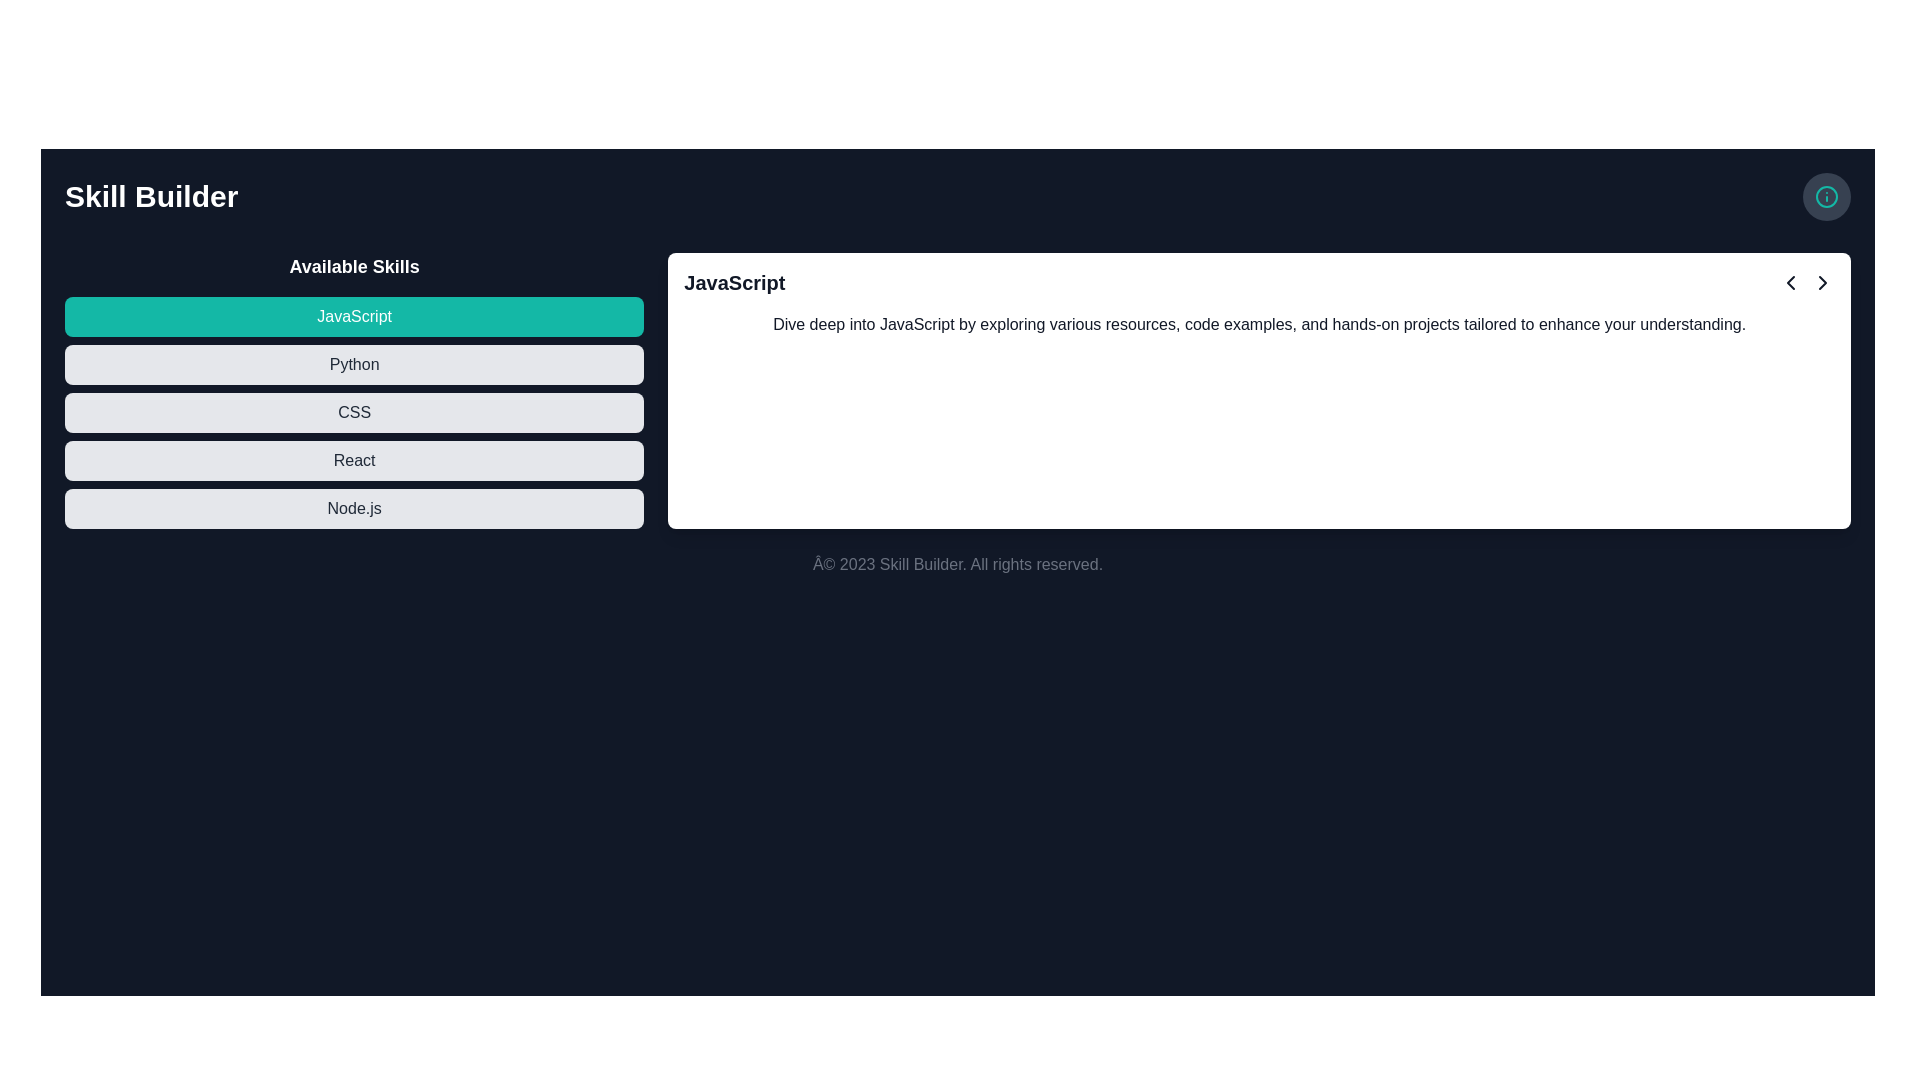 The image size is (1920, 1080). I want to click on the fourth selectable button under 'Available Skills' to select and confirm the choice for the 'React' skill, so click(354, 461).